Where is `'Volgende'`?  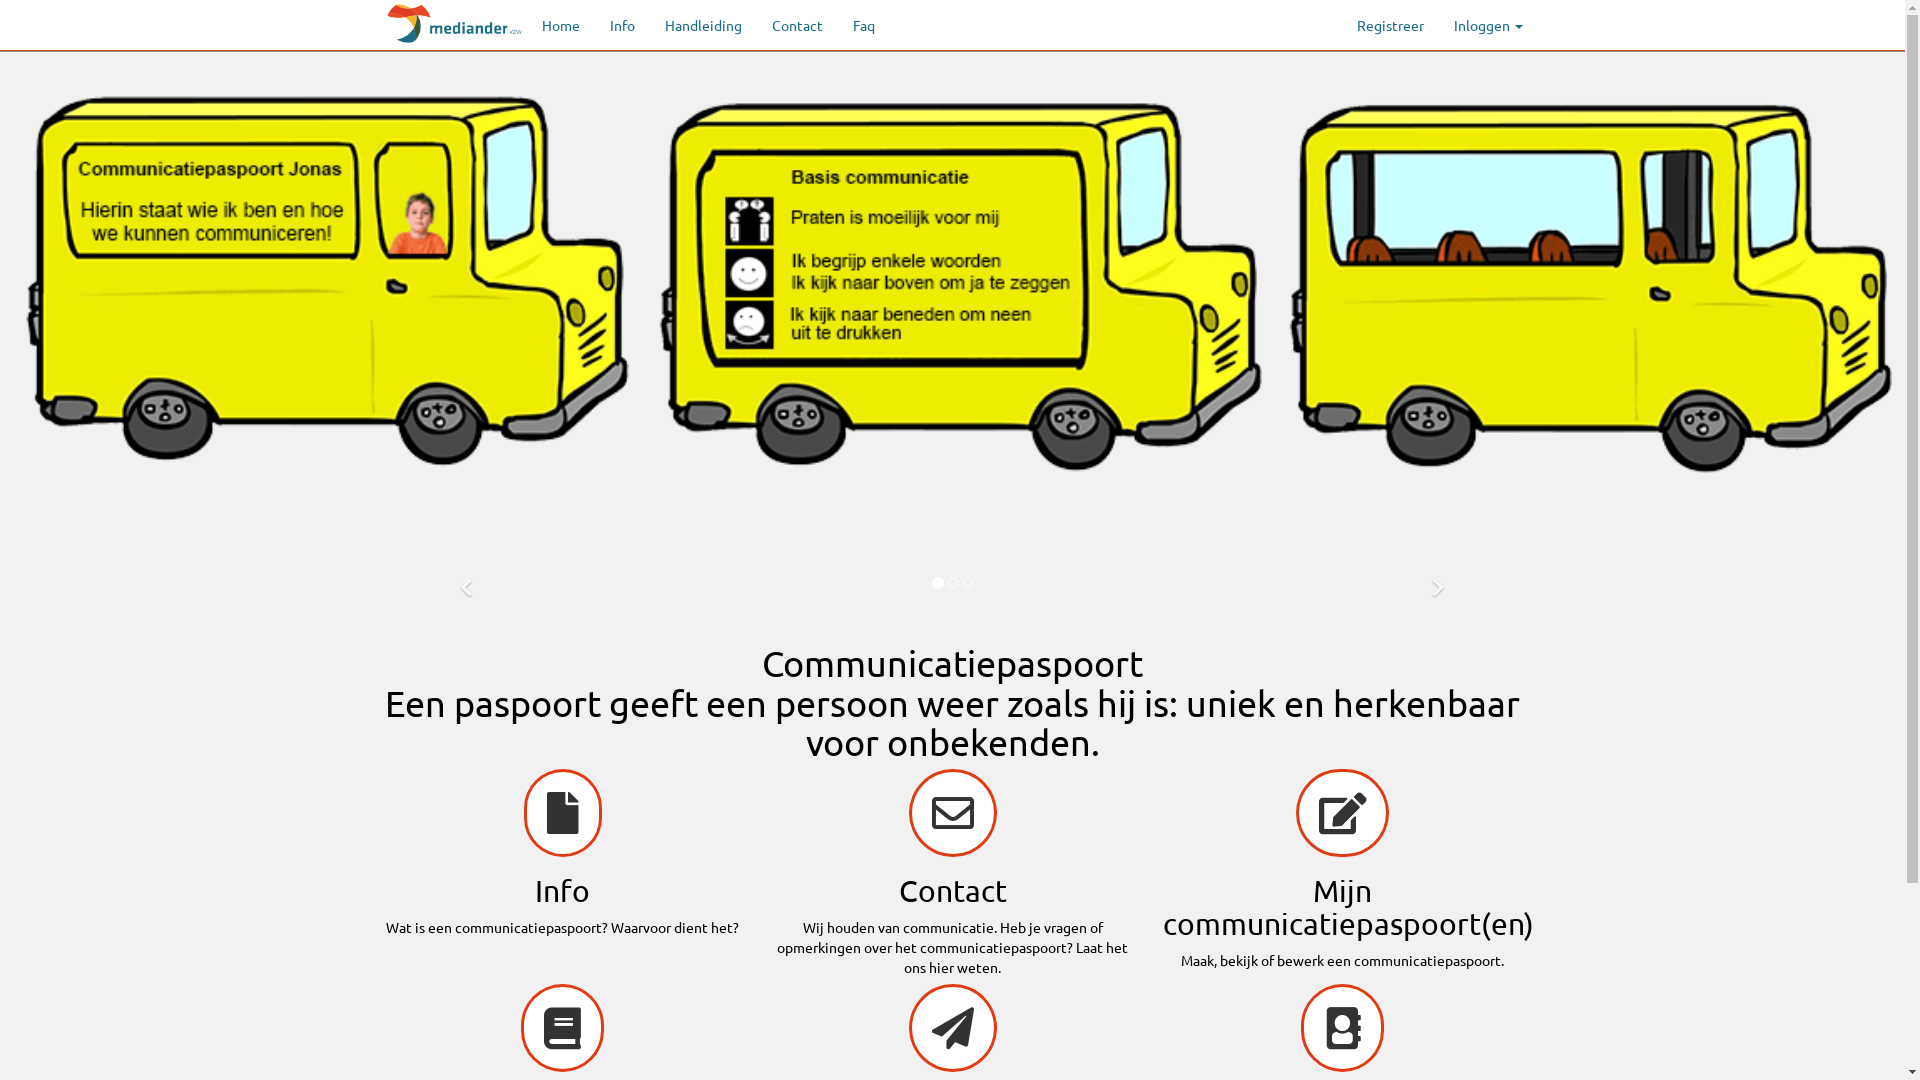
'Volgende' is located at coordinates (1437, 582).